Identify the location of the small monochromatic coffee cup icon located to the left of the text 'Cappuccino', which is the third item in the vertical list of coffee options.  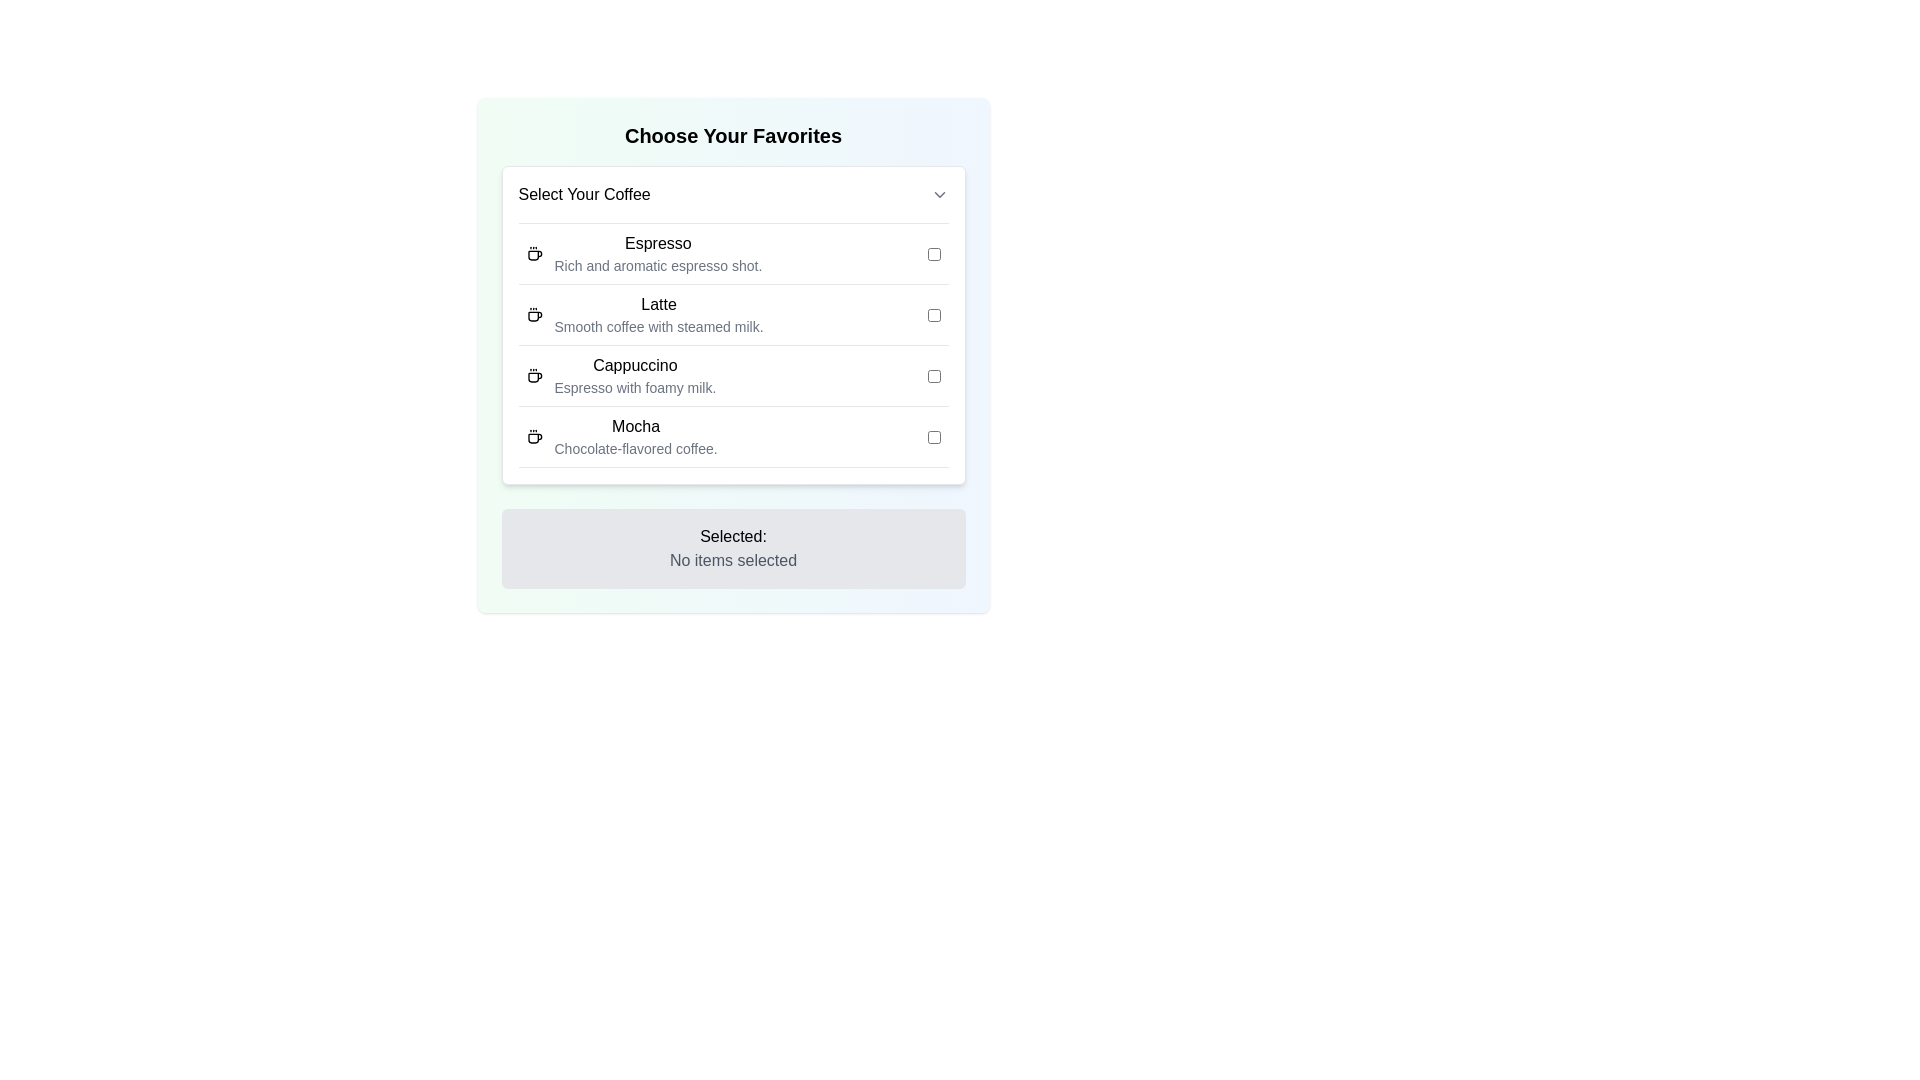
(534, 375).